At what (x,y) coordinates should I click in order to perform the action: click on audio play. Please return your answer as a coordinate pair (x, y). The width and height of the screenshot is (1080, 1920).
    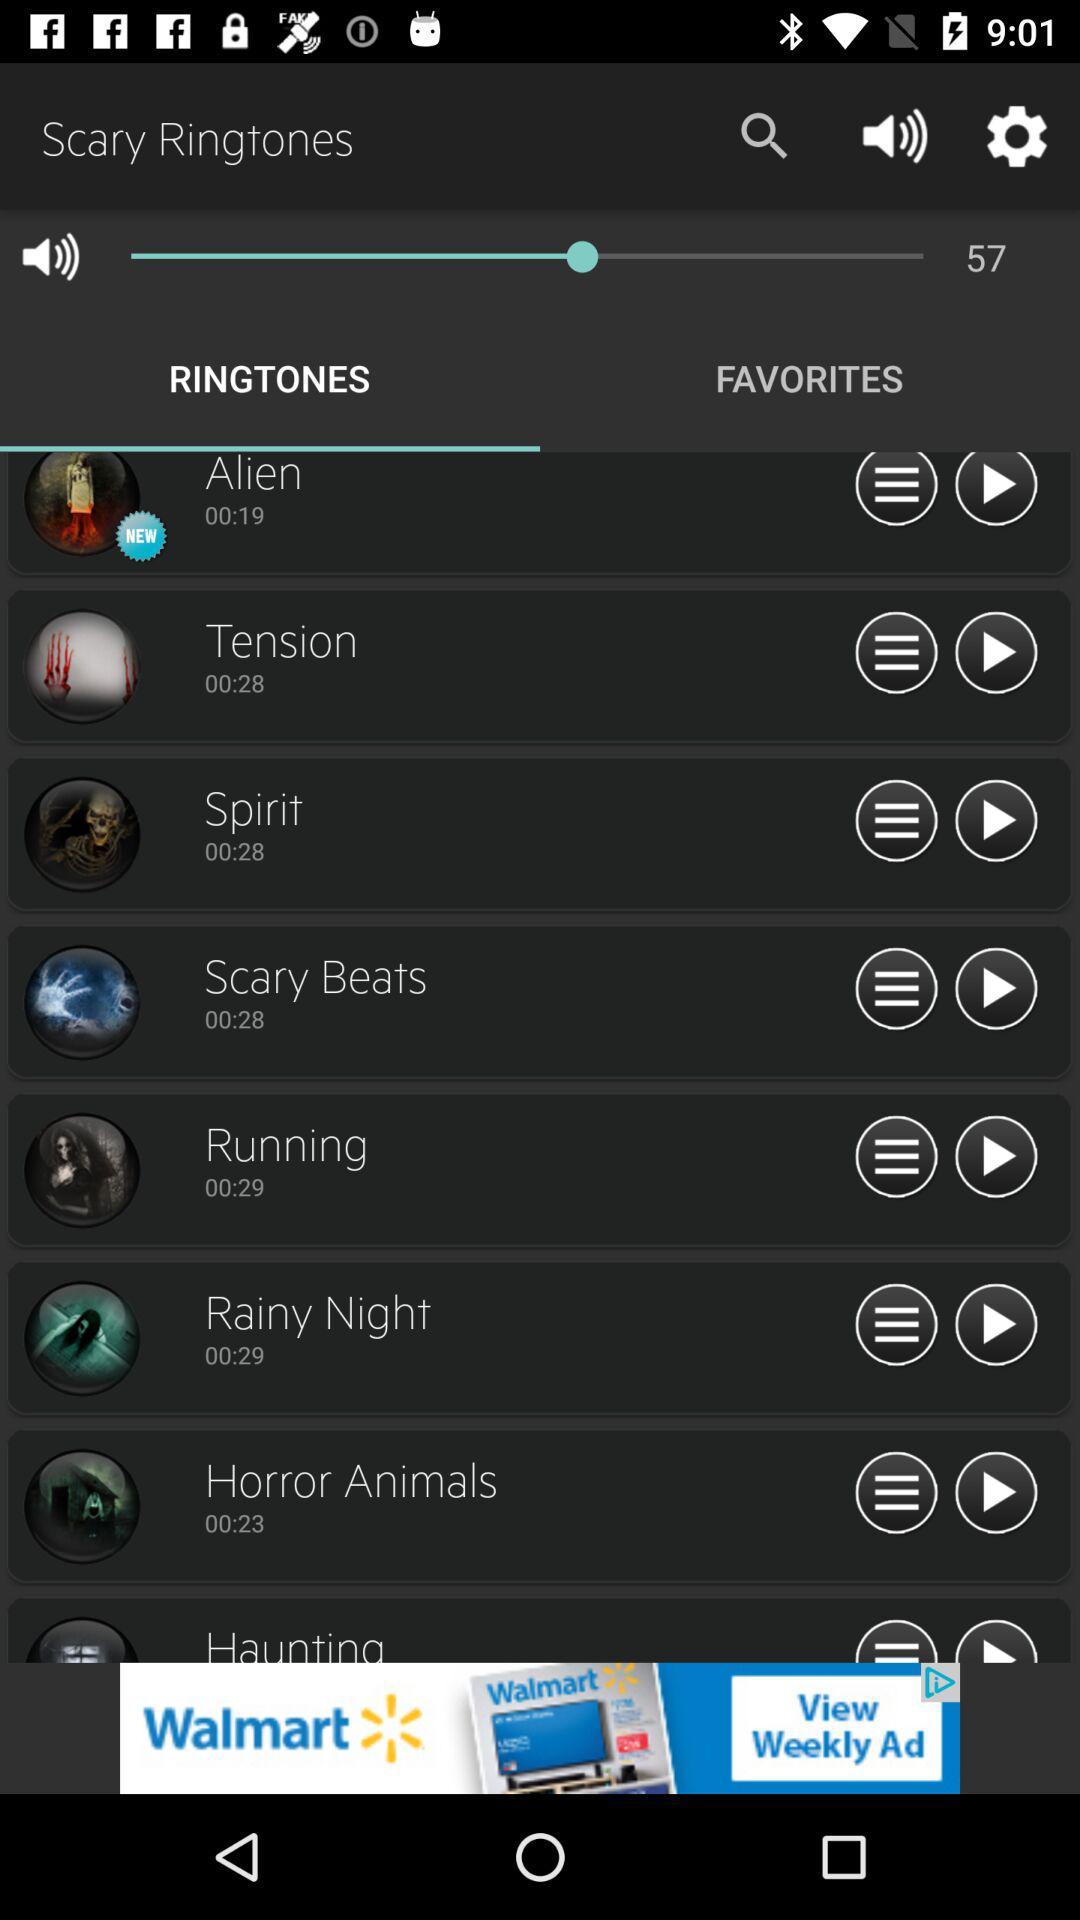
    Looking at the image, I should click on (995, 1638).